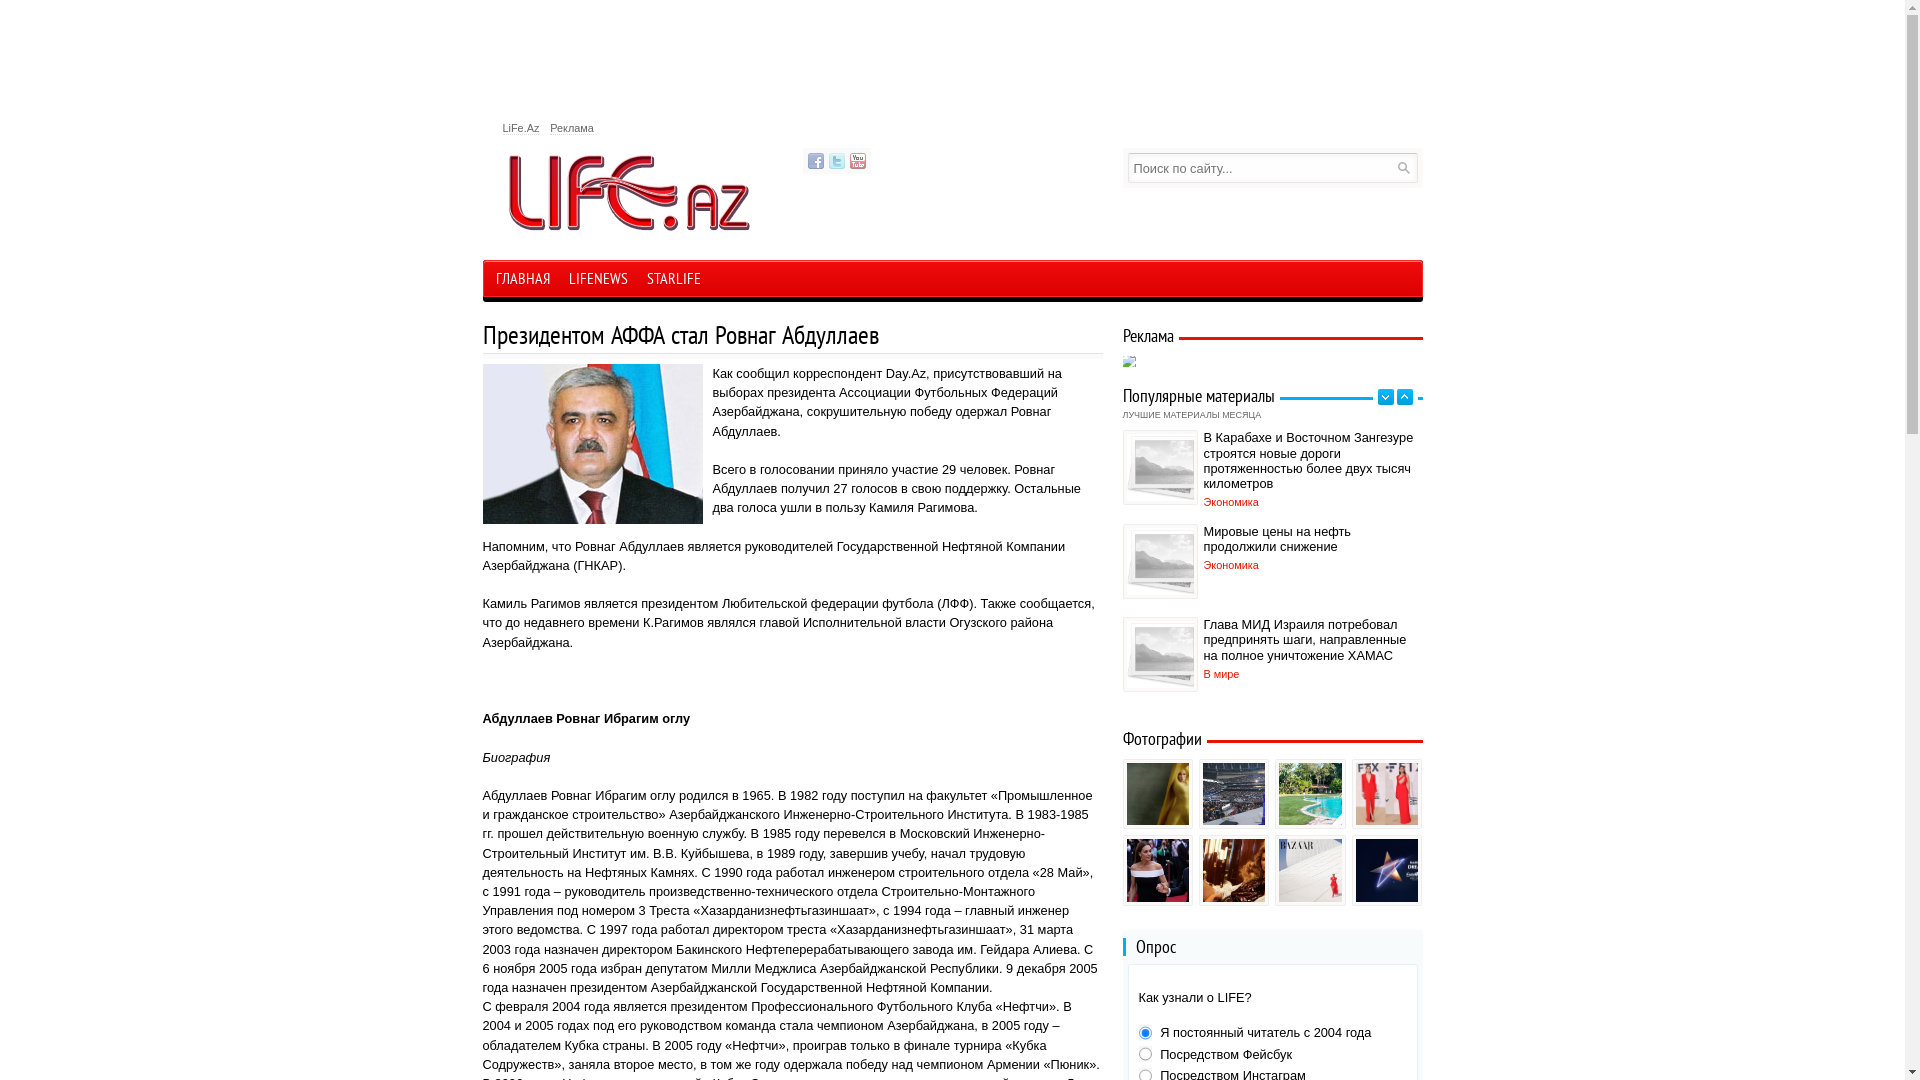  Describe the element at coordinates (835, 160) in the screenshot. I see `'Twitter'` at that location.